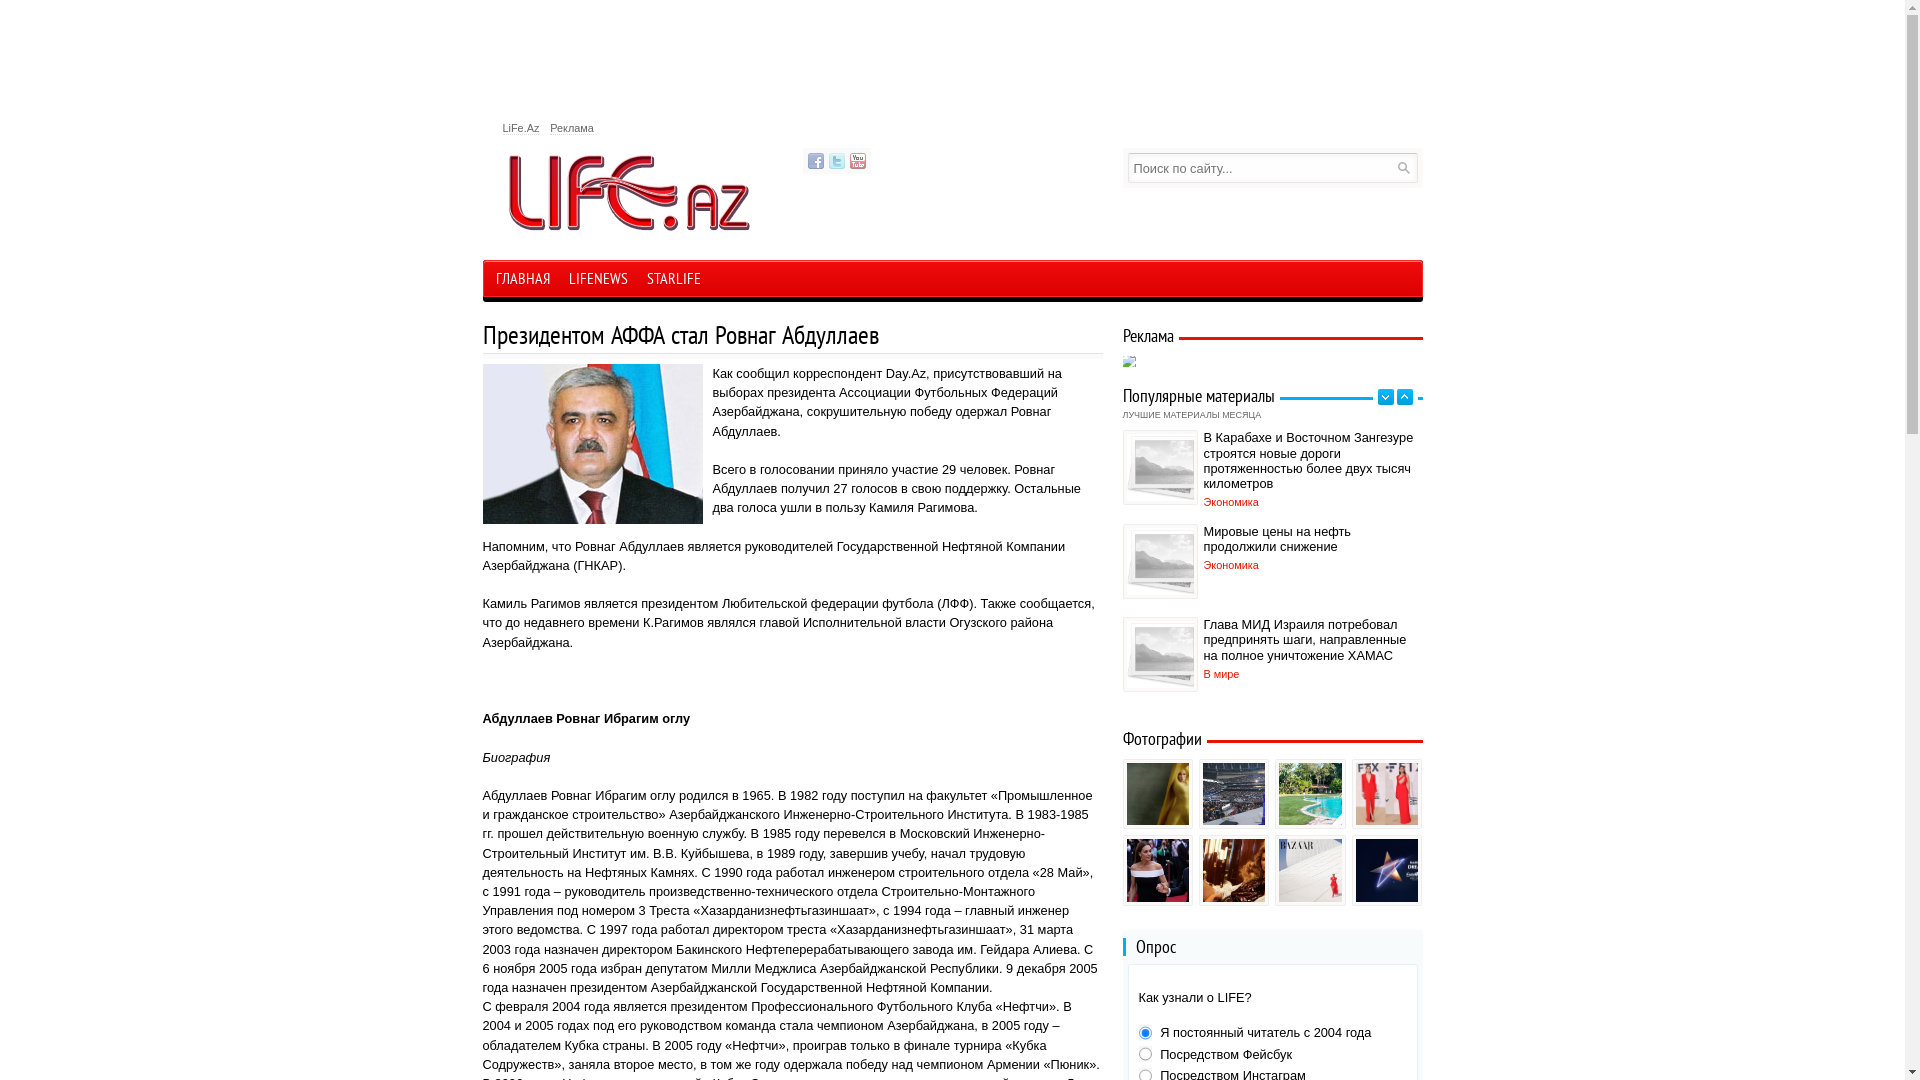  Describe the element at coordinates (835, 160) in the screenshot. I see `'Twitter'` at that location.